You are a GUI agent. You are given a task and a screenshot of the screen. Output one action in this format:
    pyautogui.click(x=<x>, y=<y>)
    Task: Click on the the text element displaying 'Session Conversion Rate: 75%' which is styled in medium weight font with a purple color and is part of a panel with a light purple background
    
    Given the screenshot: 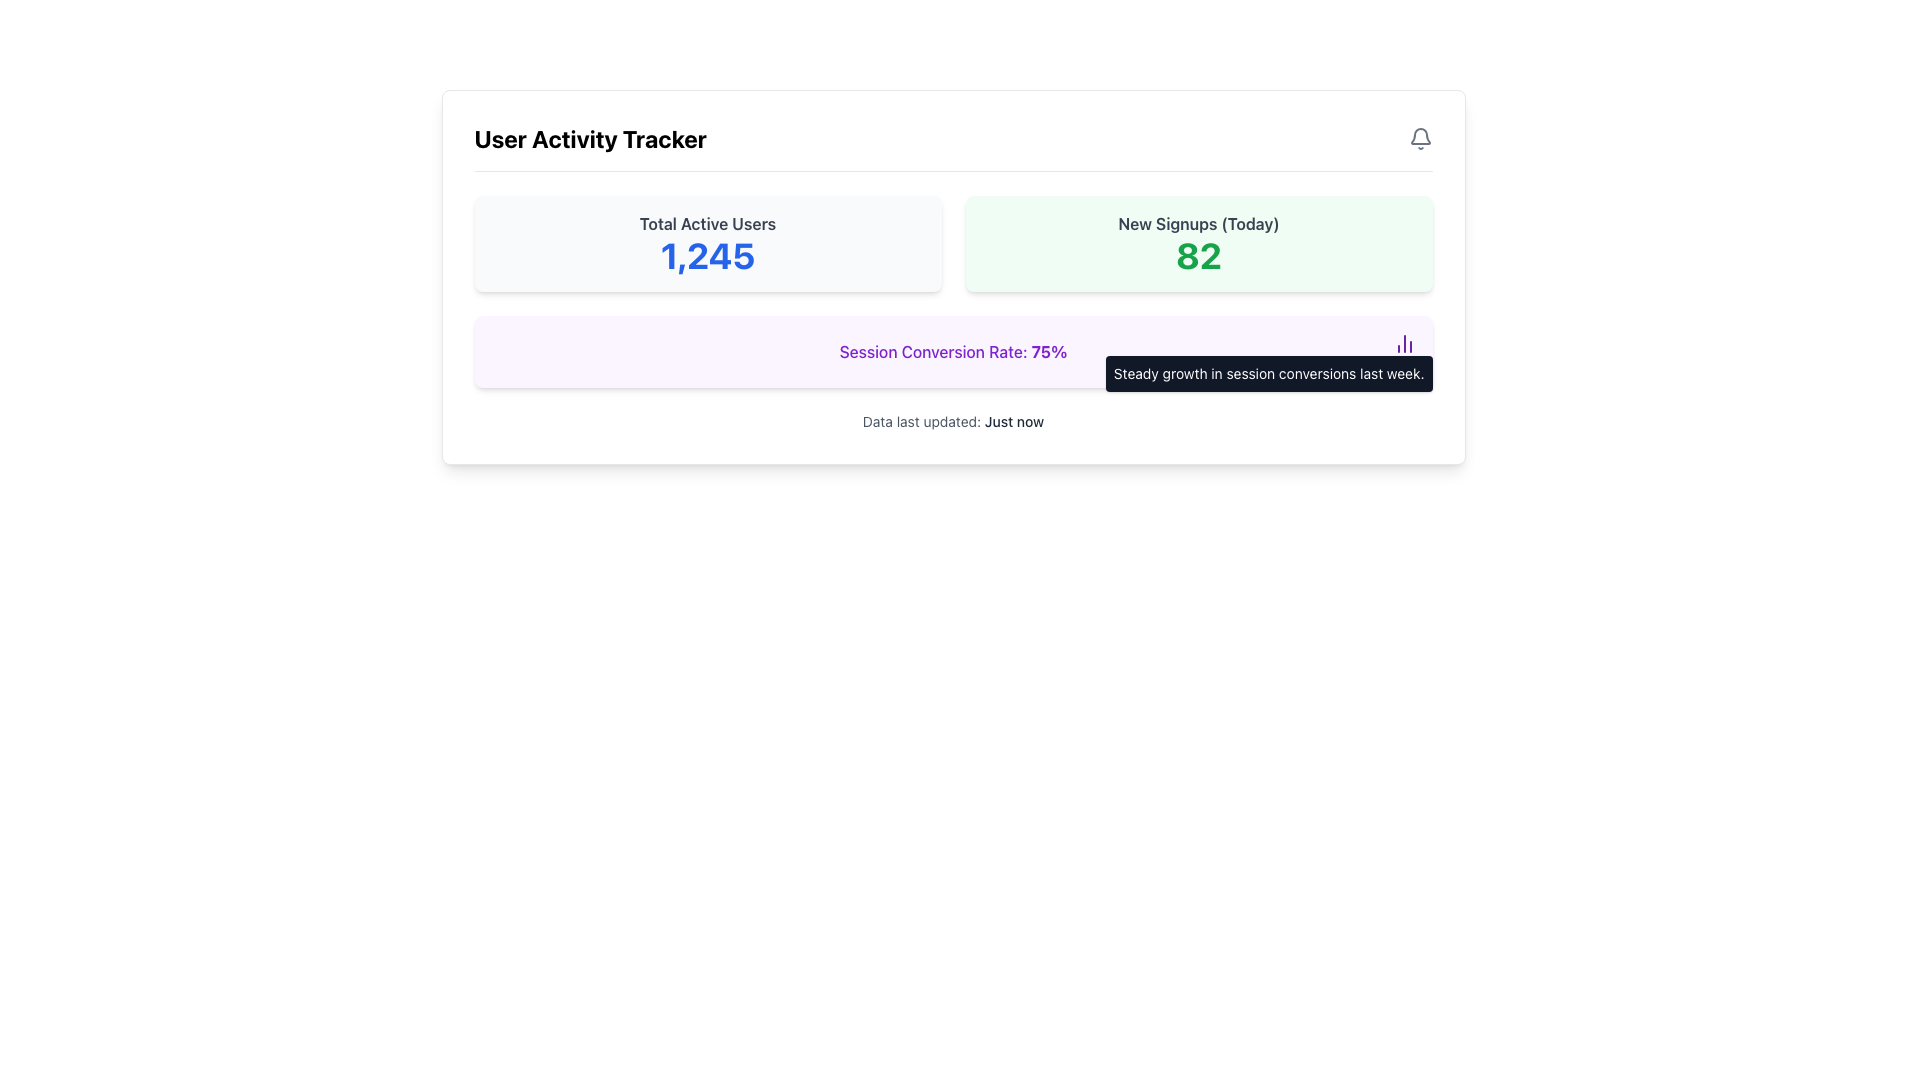 What is the action you would take?
    pyautogui.click(x=952, y=350)
    